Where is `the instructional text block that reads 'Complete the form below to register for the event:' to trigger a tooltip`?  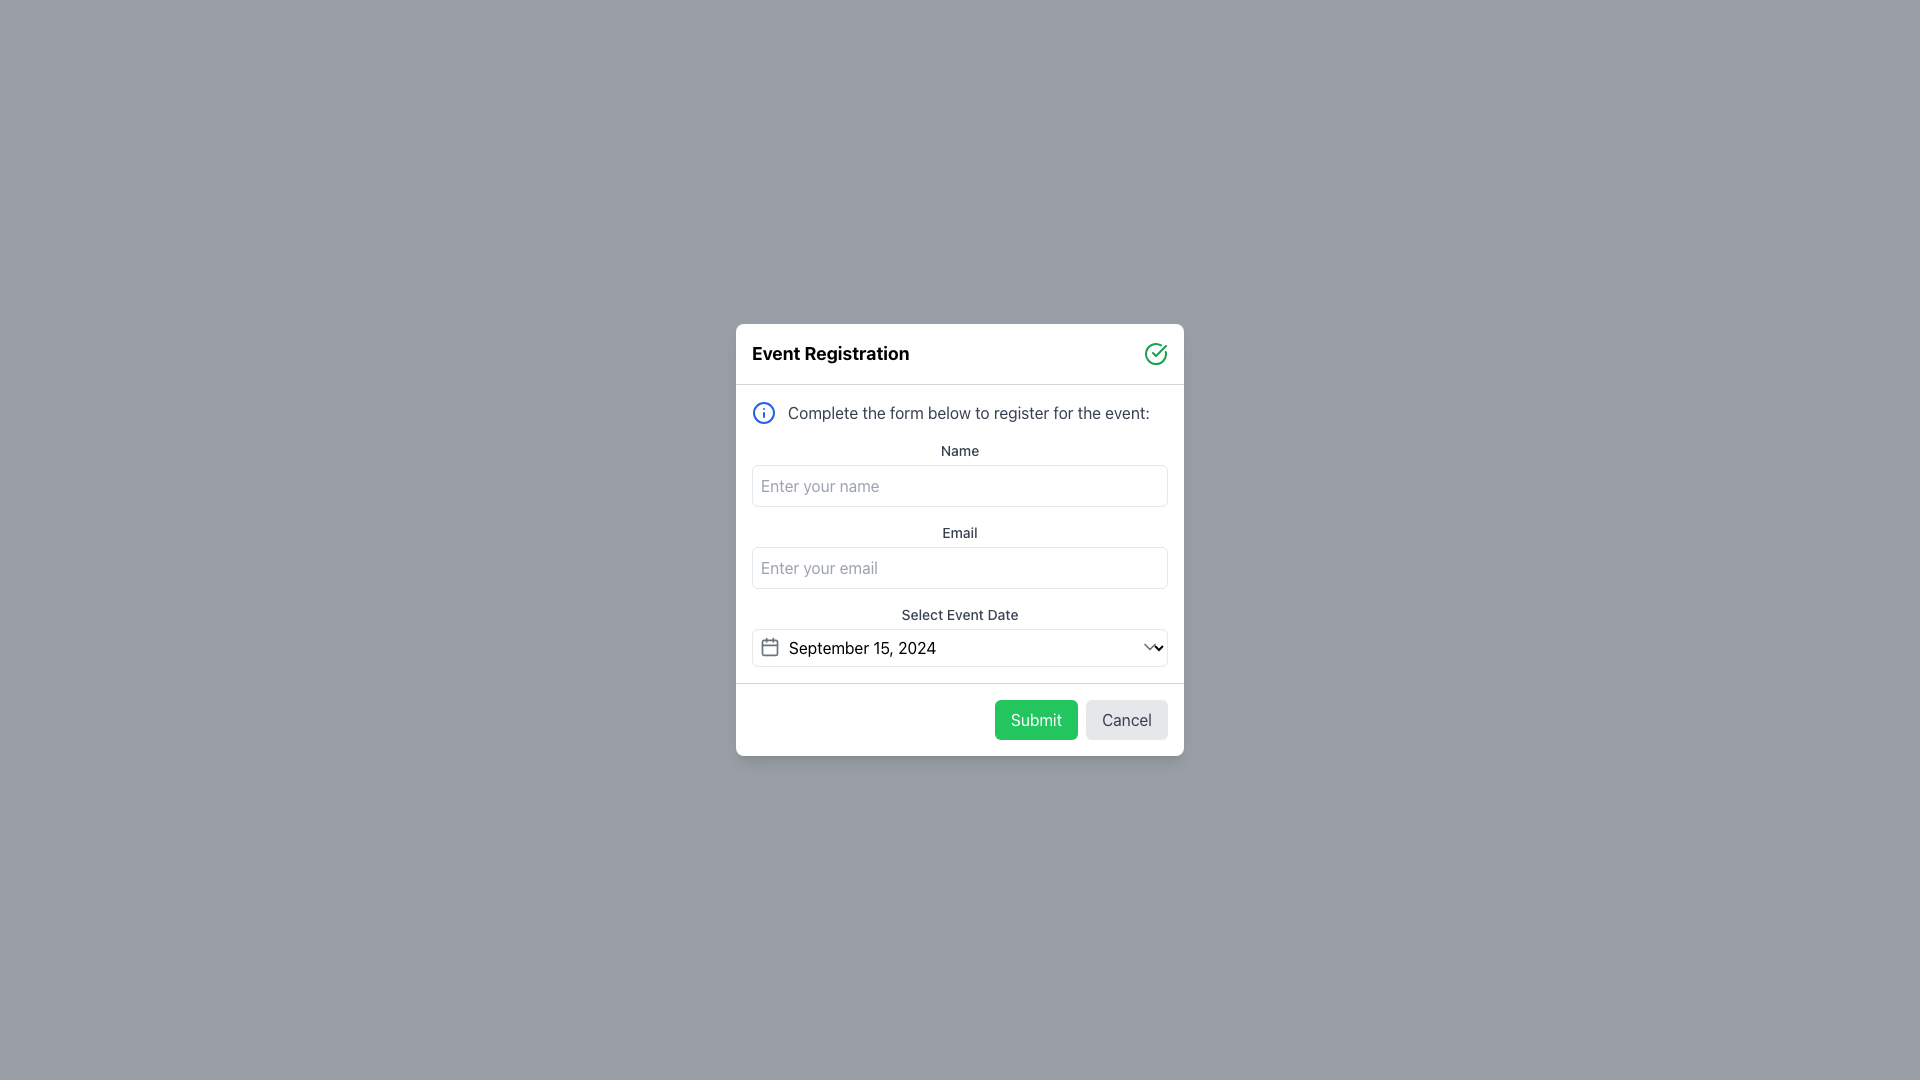 the instructional text block that reads 'Complete the form below to register for the event:' to trigger a tooltip is located at coordinates (960, 411).